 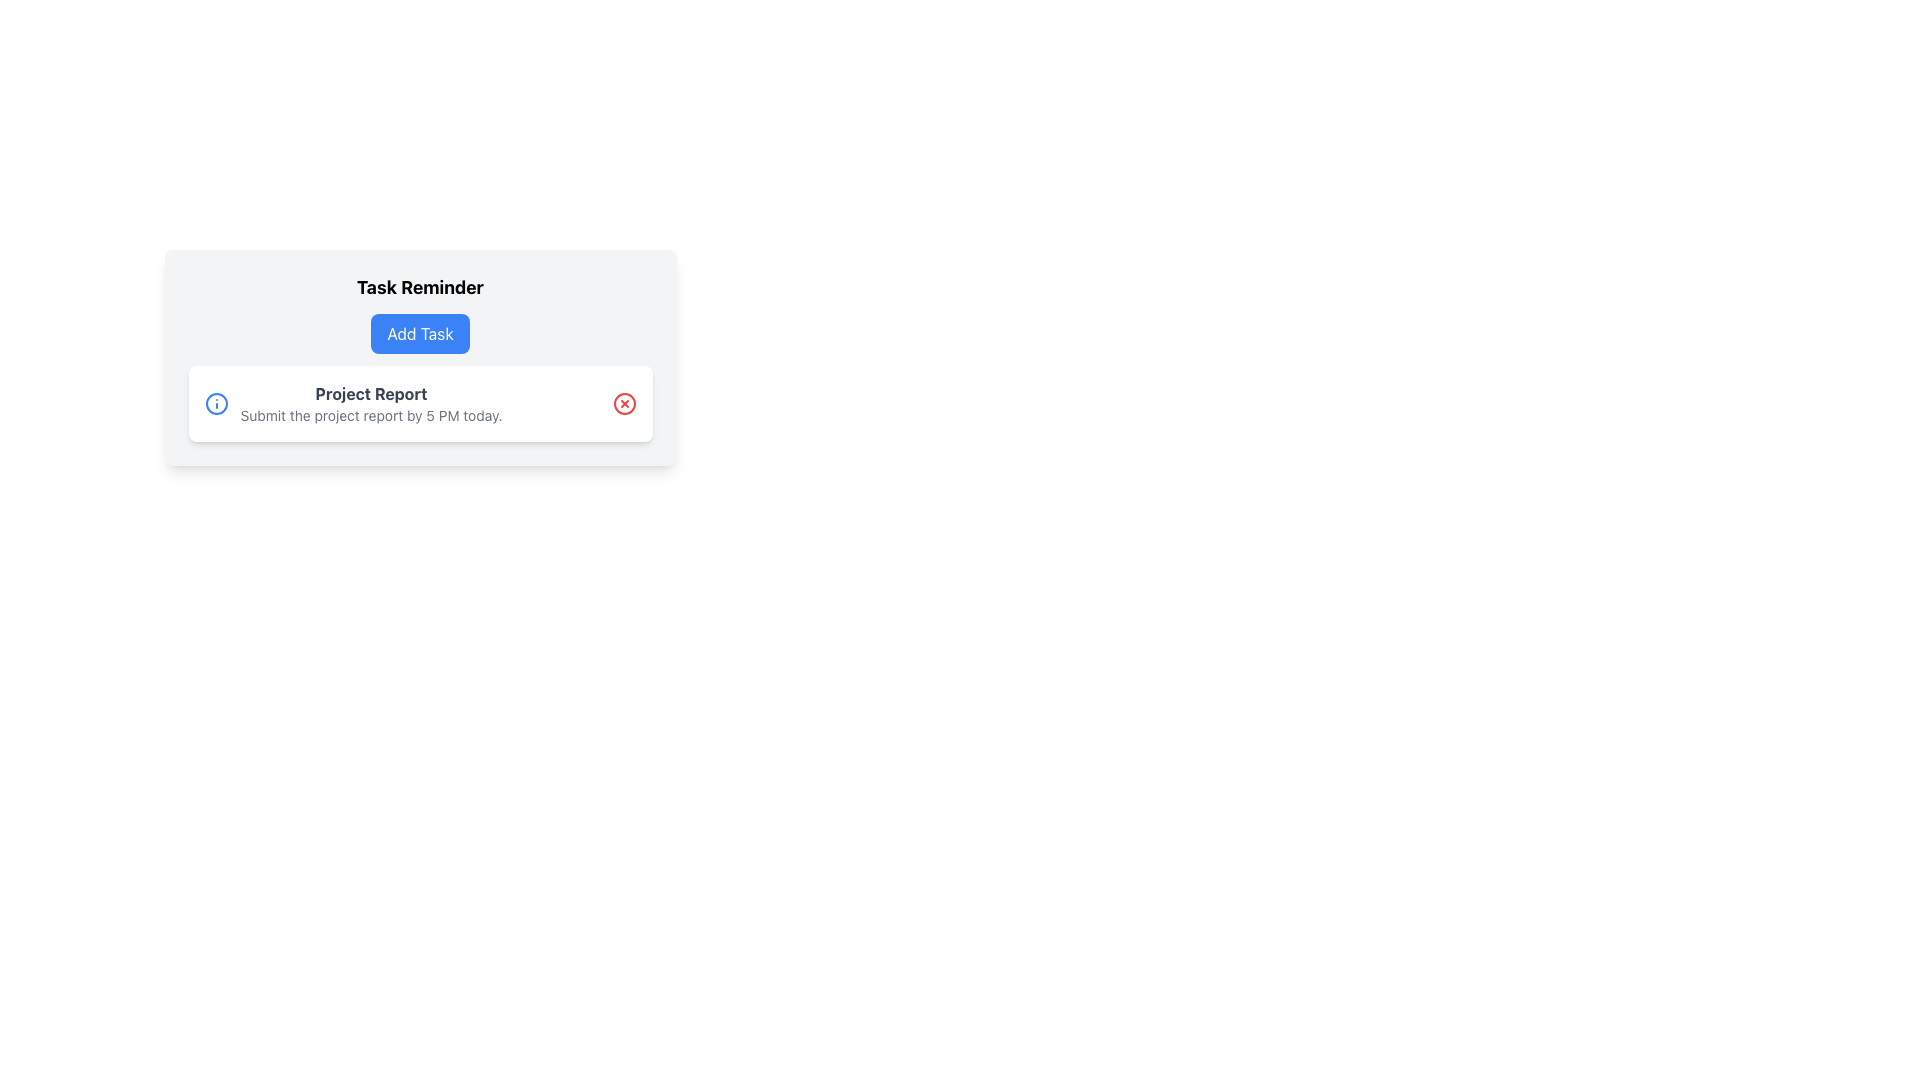 What do you see at coordinates (371, 404) in the screenshot?
I see `task description information displayed in the central text block of the task card layout, positioned between the blue info icon and the red delete icon` at bounding box center [371, 404].